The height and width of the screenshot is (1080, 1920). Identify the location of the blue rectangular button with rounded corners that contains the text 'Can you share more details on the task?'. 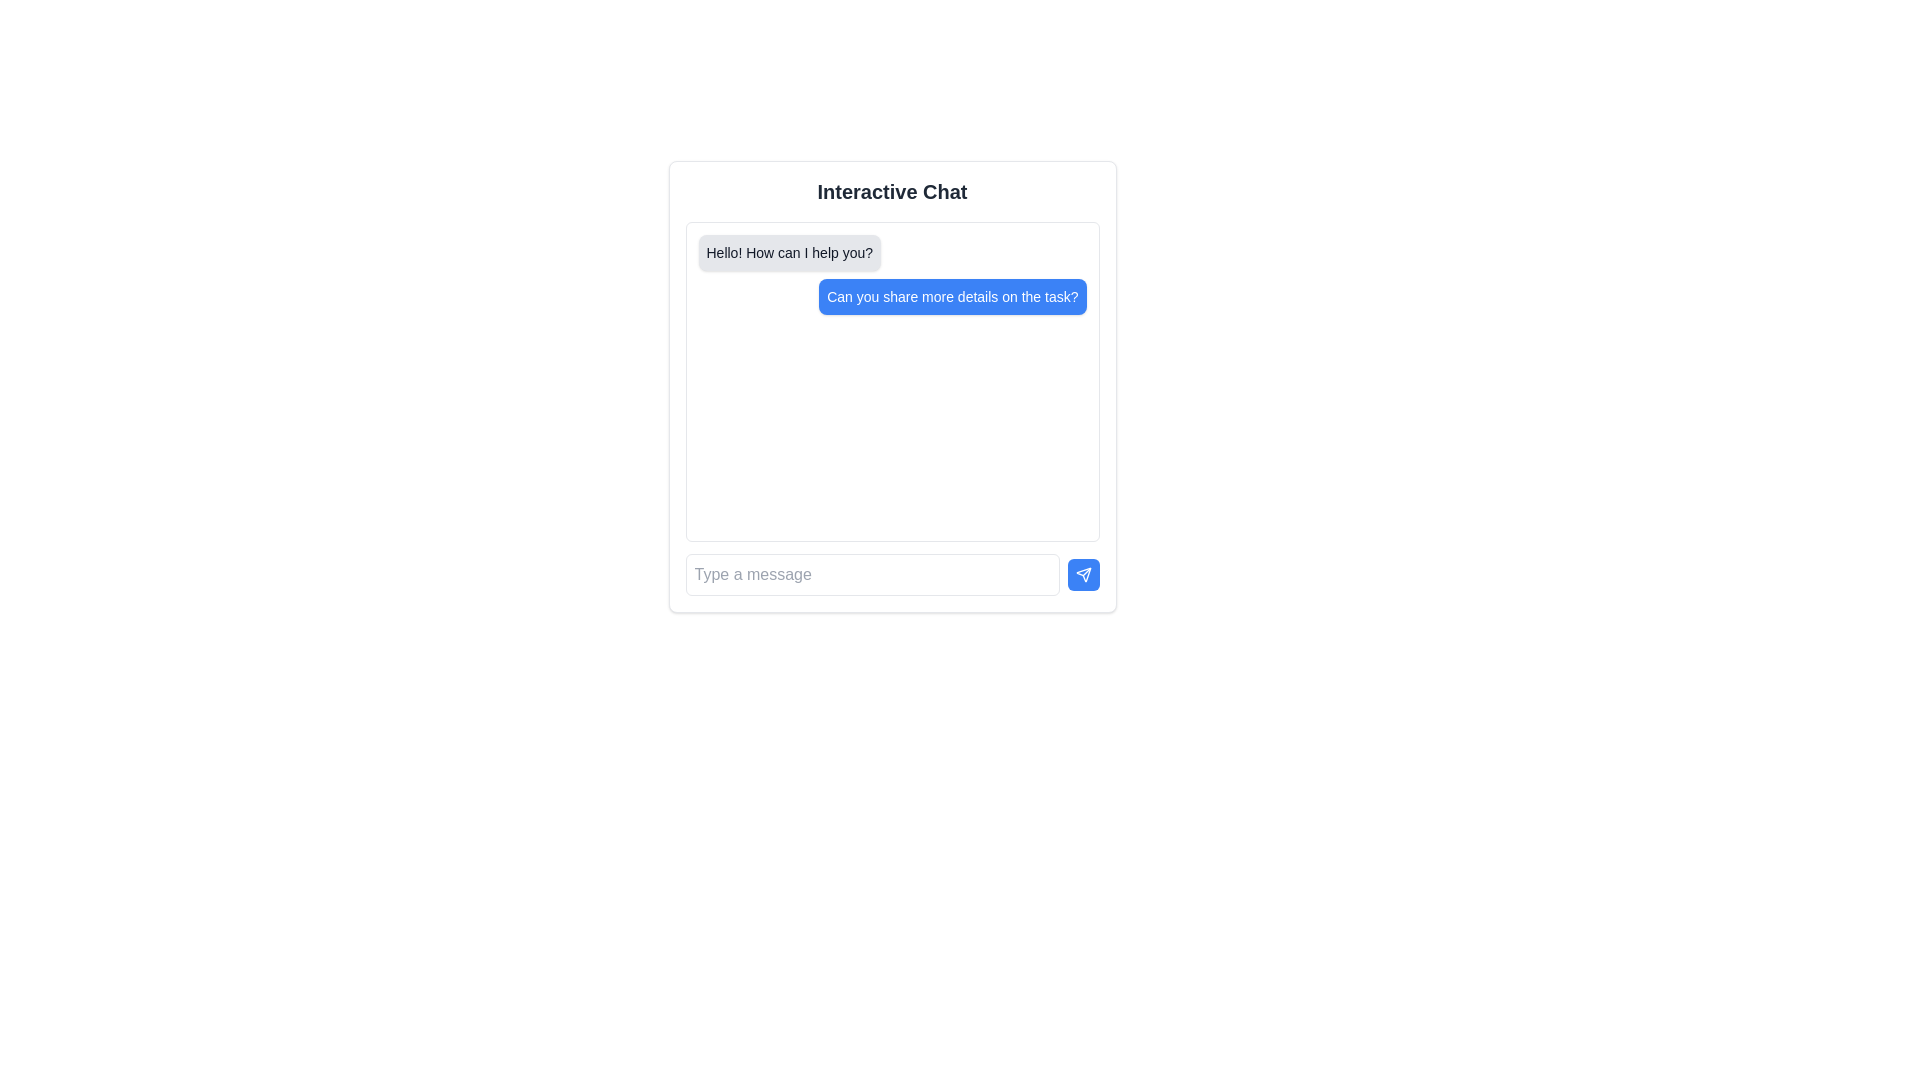
(951, 297).